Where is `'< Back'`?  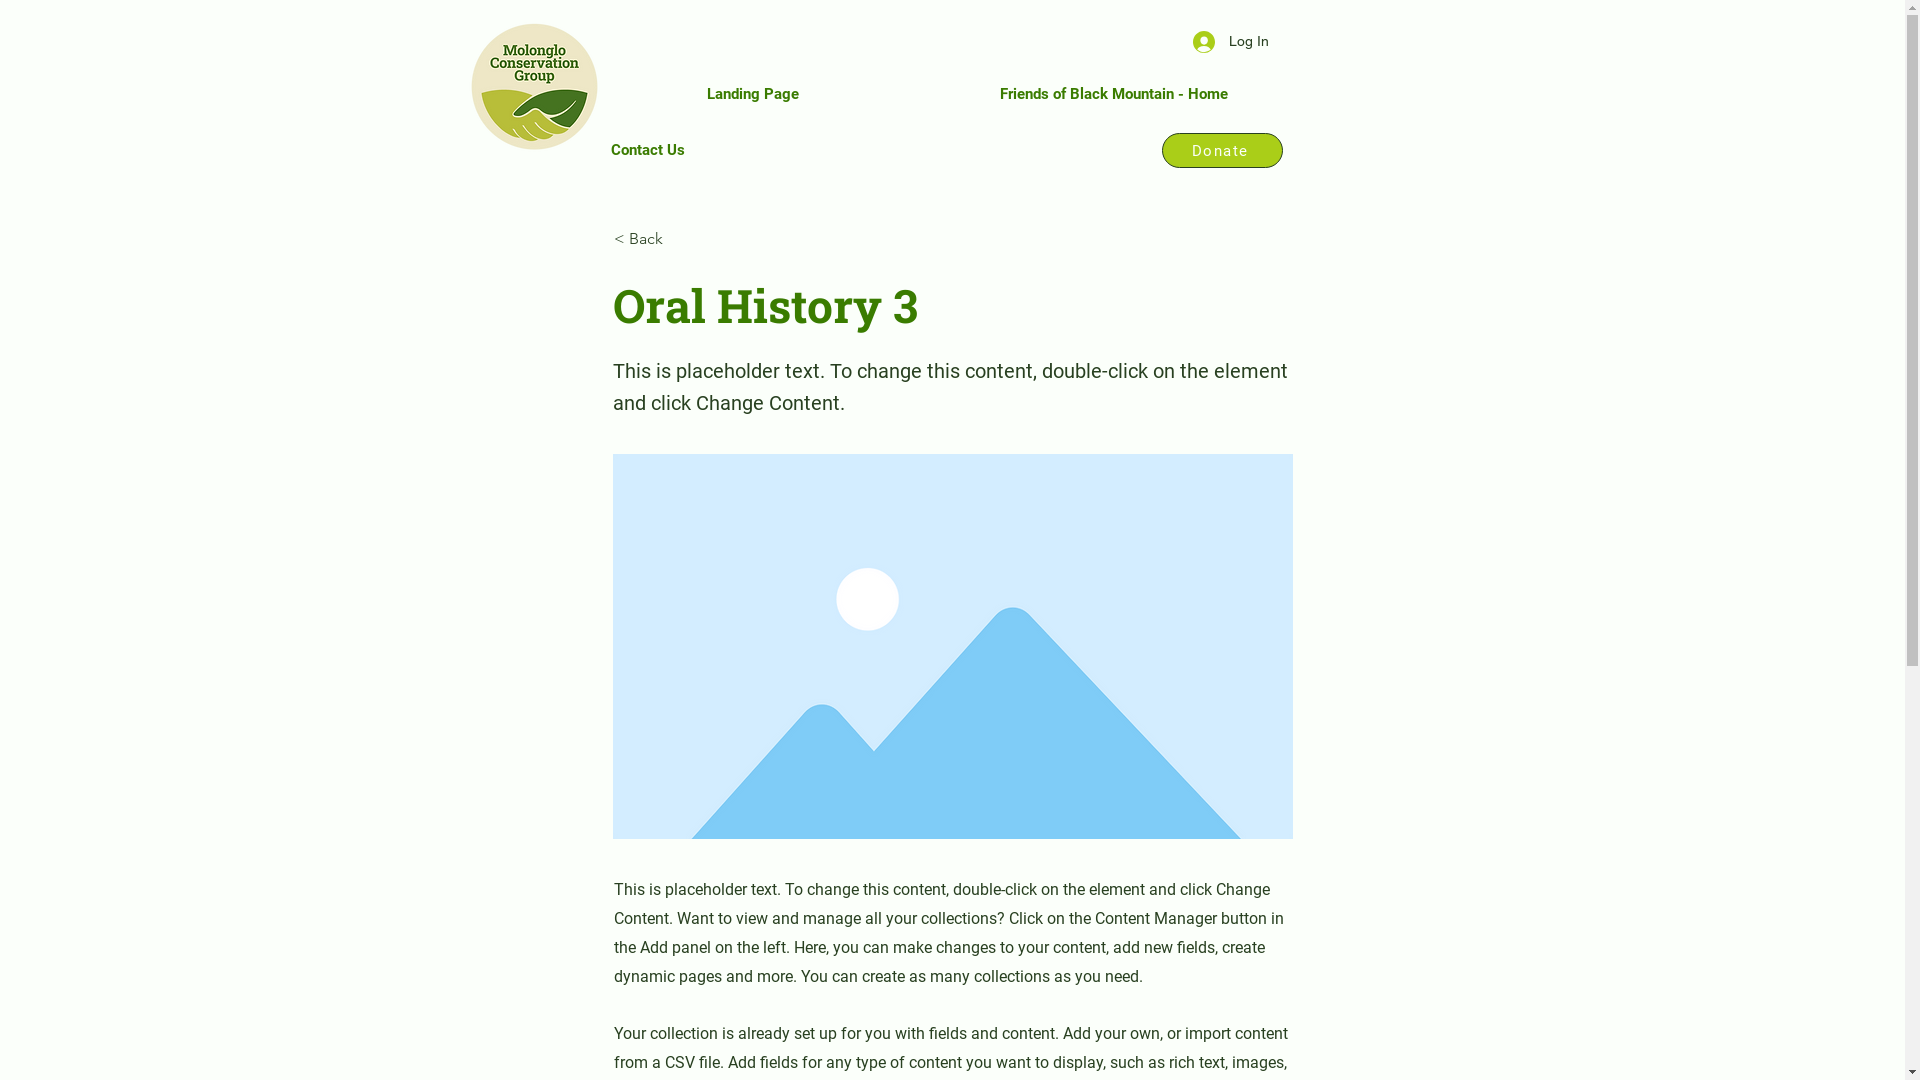 '< Back' is located at coordinates (680, 238).